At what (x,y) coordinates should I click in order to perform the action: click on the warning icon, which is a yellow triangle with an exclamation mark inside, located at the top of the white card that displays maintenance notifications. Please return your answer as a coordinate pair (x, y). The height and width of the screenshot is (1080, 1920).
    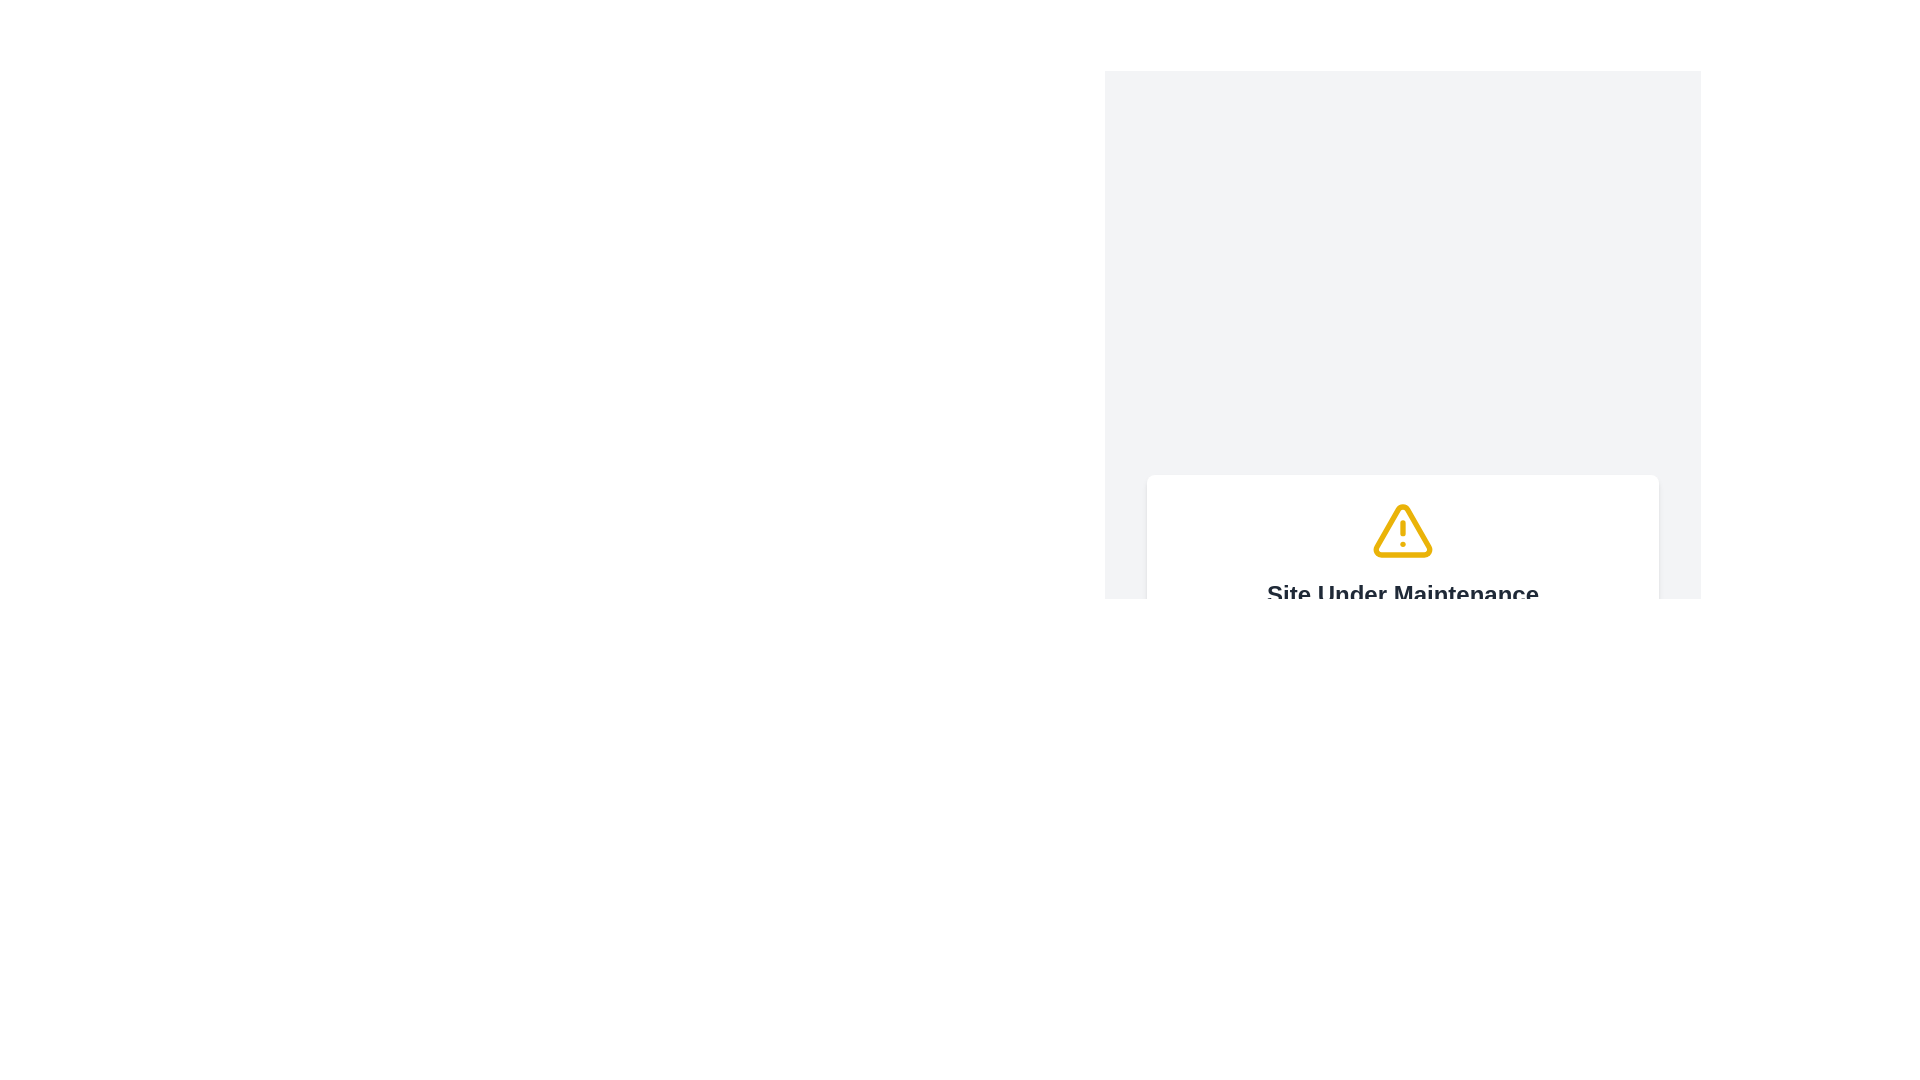
    Looking at the image, I should click on (1401, 530).